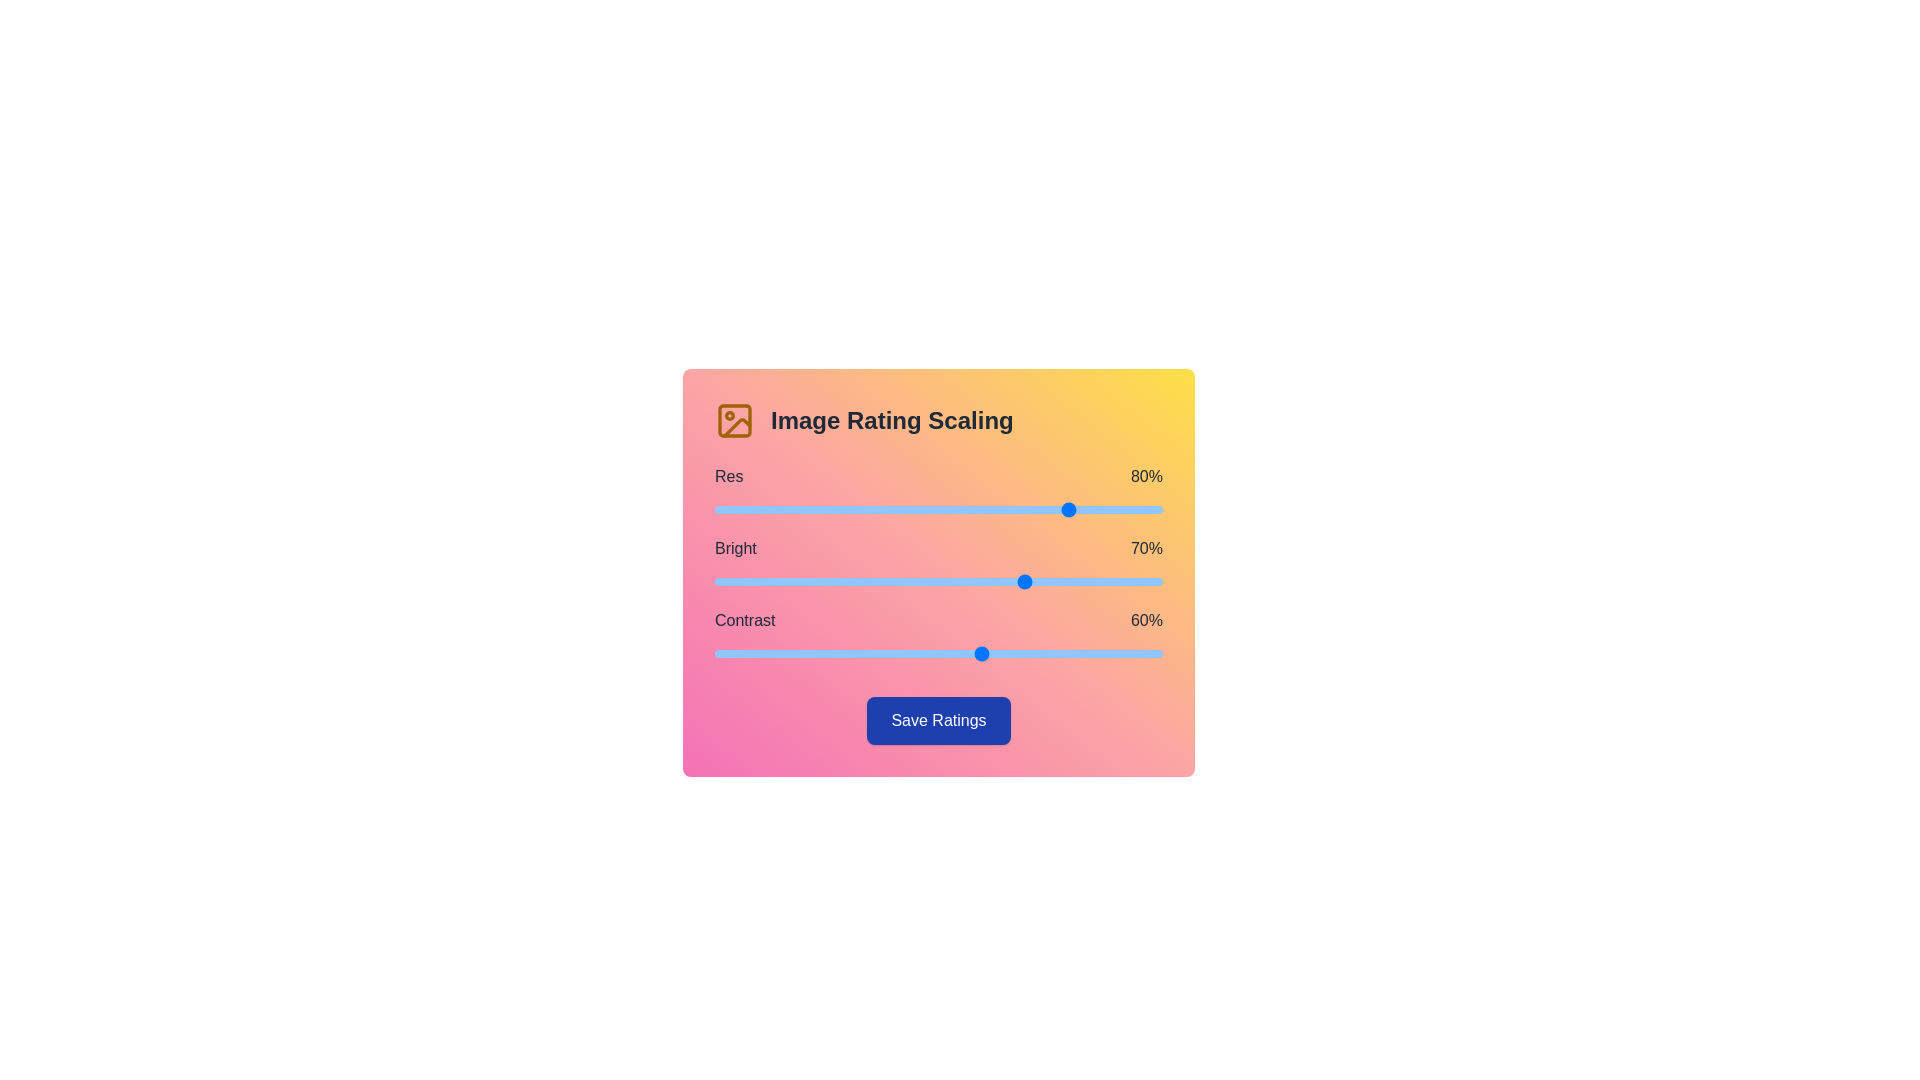 The image size is (1920, 1080). I want to click on the confirm and save button at the bottom of the settings panel, so click(938, 721).